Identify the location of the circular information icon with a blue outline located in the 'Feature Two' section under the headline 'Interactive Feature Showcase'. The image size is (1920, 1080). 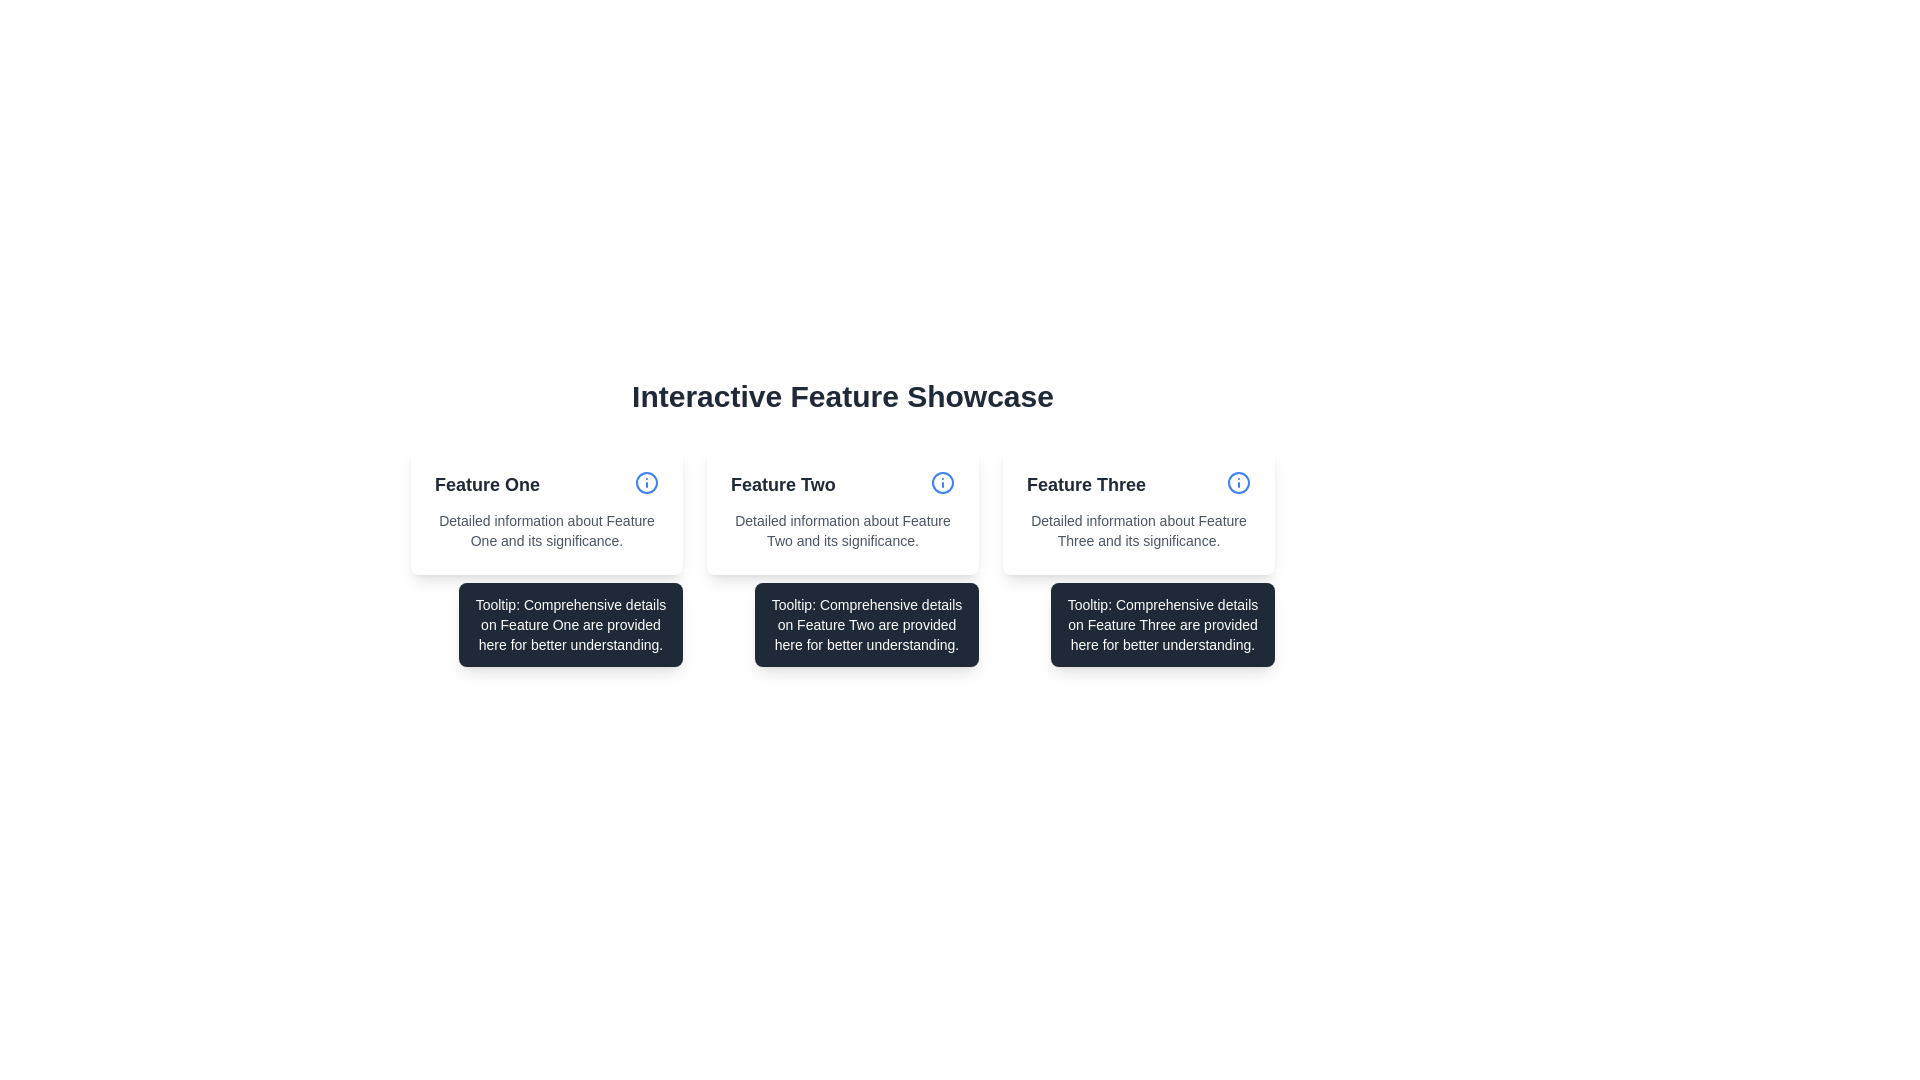
(941, 482).